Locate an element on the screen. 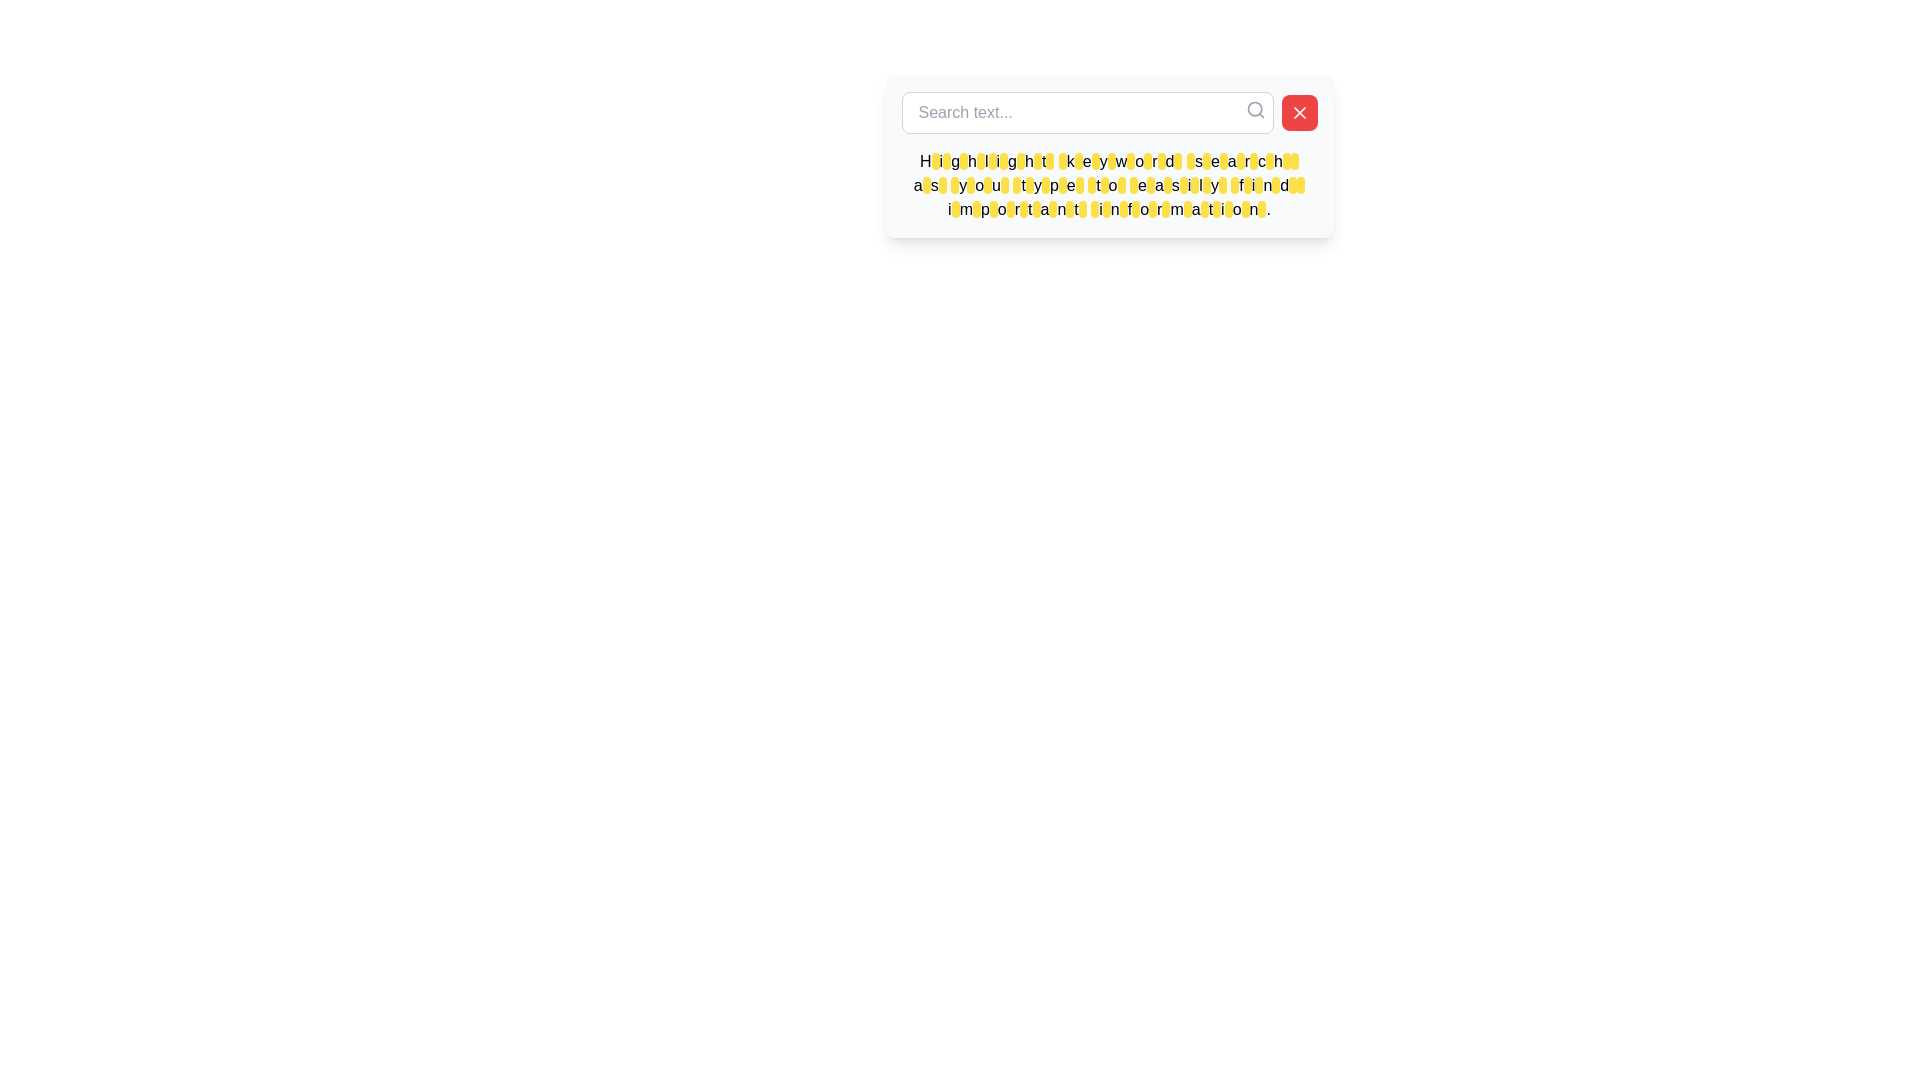  the small oval Highlight marker with a yellow background and black border, which is the fifth in a series of highlighted elements within the text 'Highlight keyword search as you type to easily find important information.' is located at coordinates (992, 160).